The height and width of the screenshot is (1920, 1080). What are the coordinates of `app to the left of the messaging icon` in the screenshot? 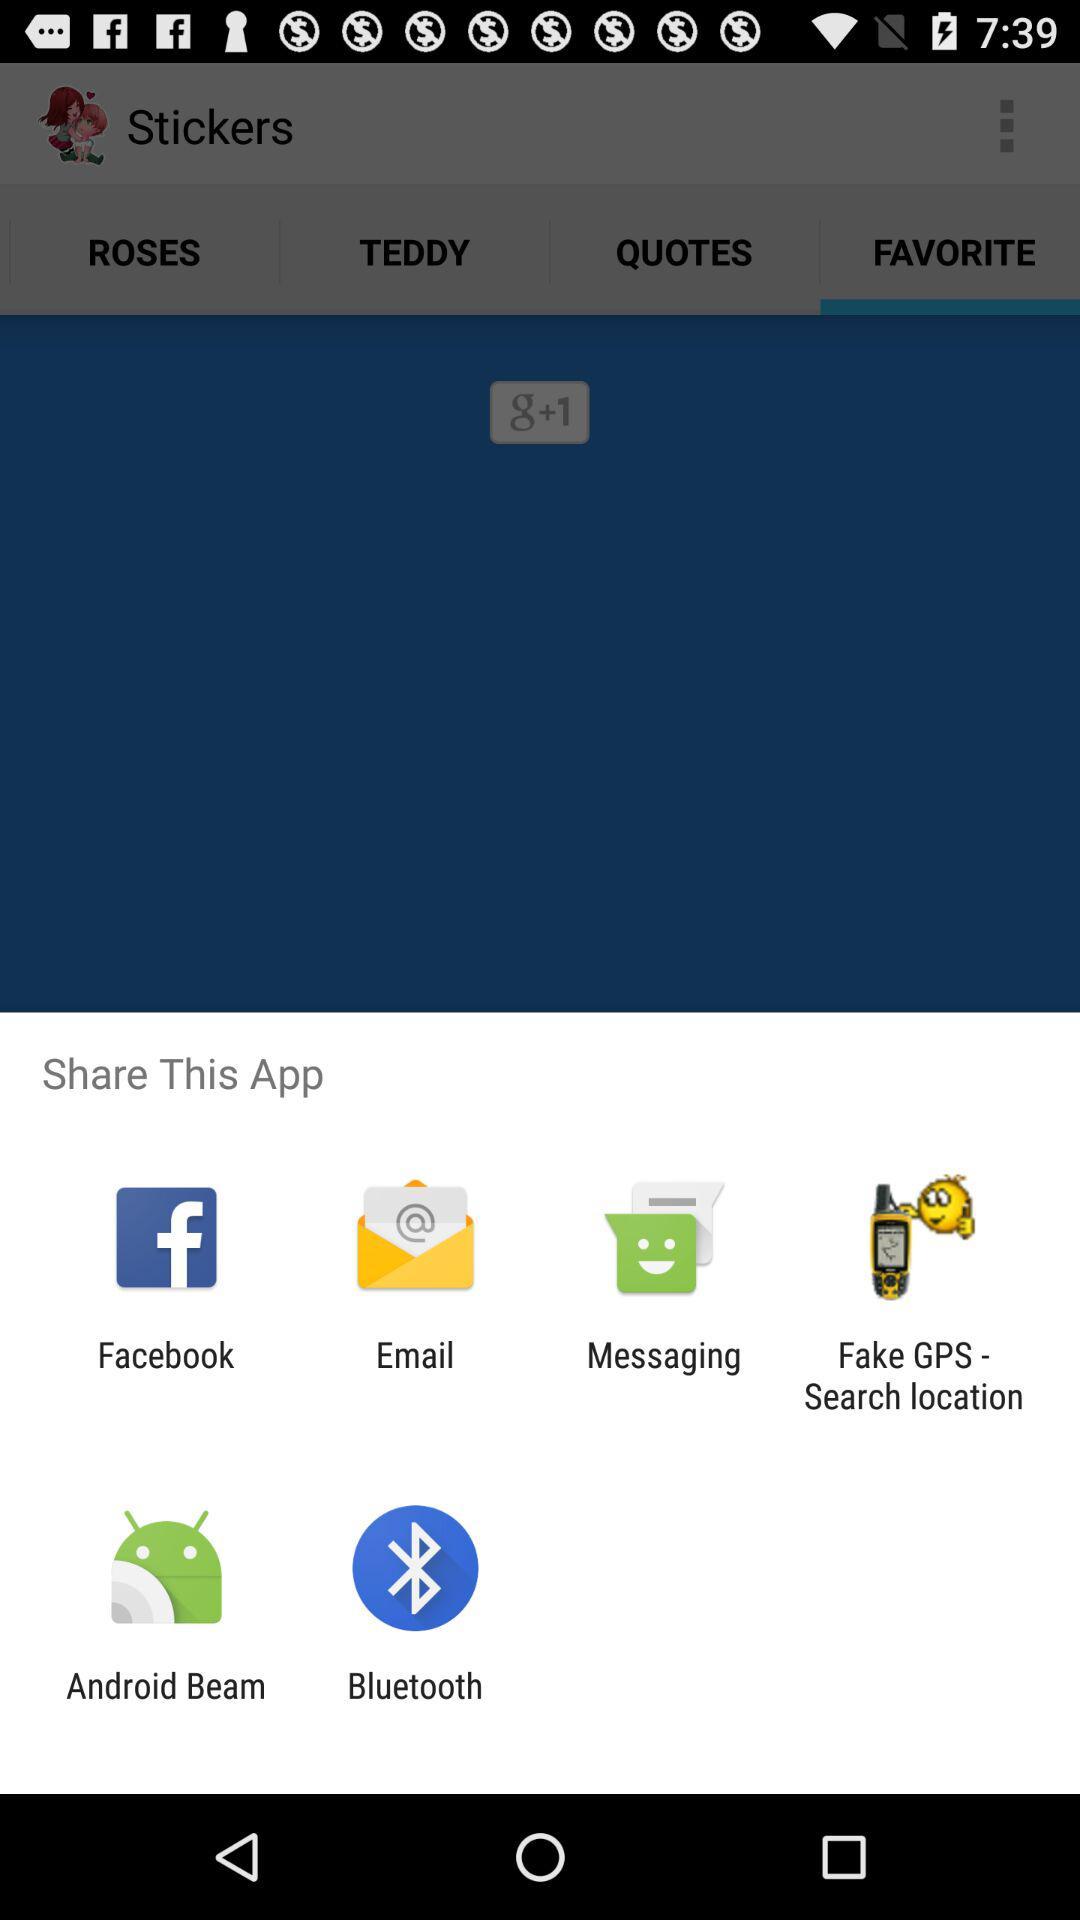 It's located at (414, 1374).